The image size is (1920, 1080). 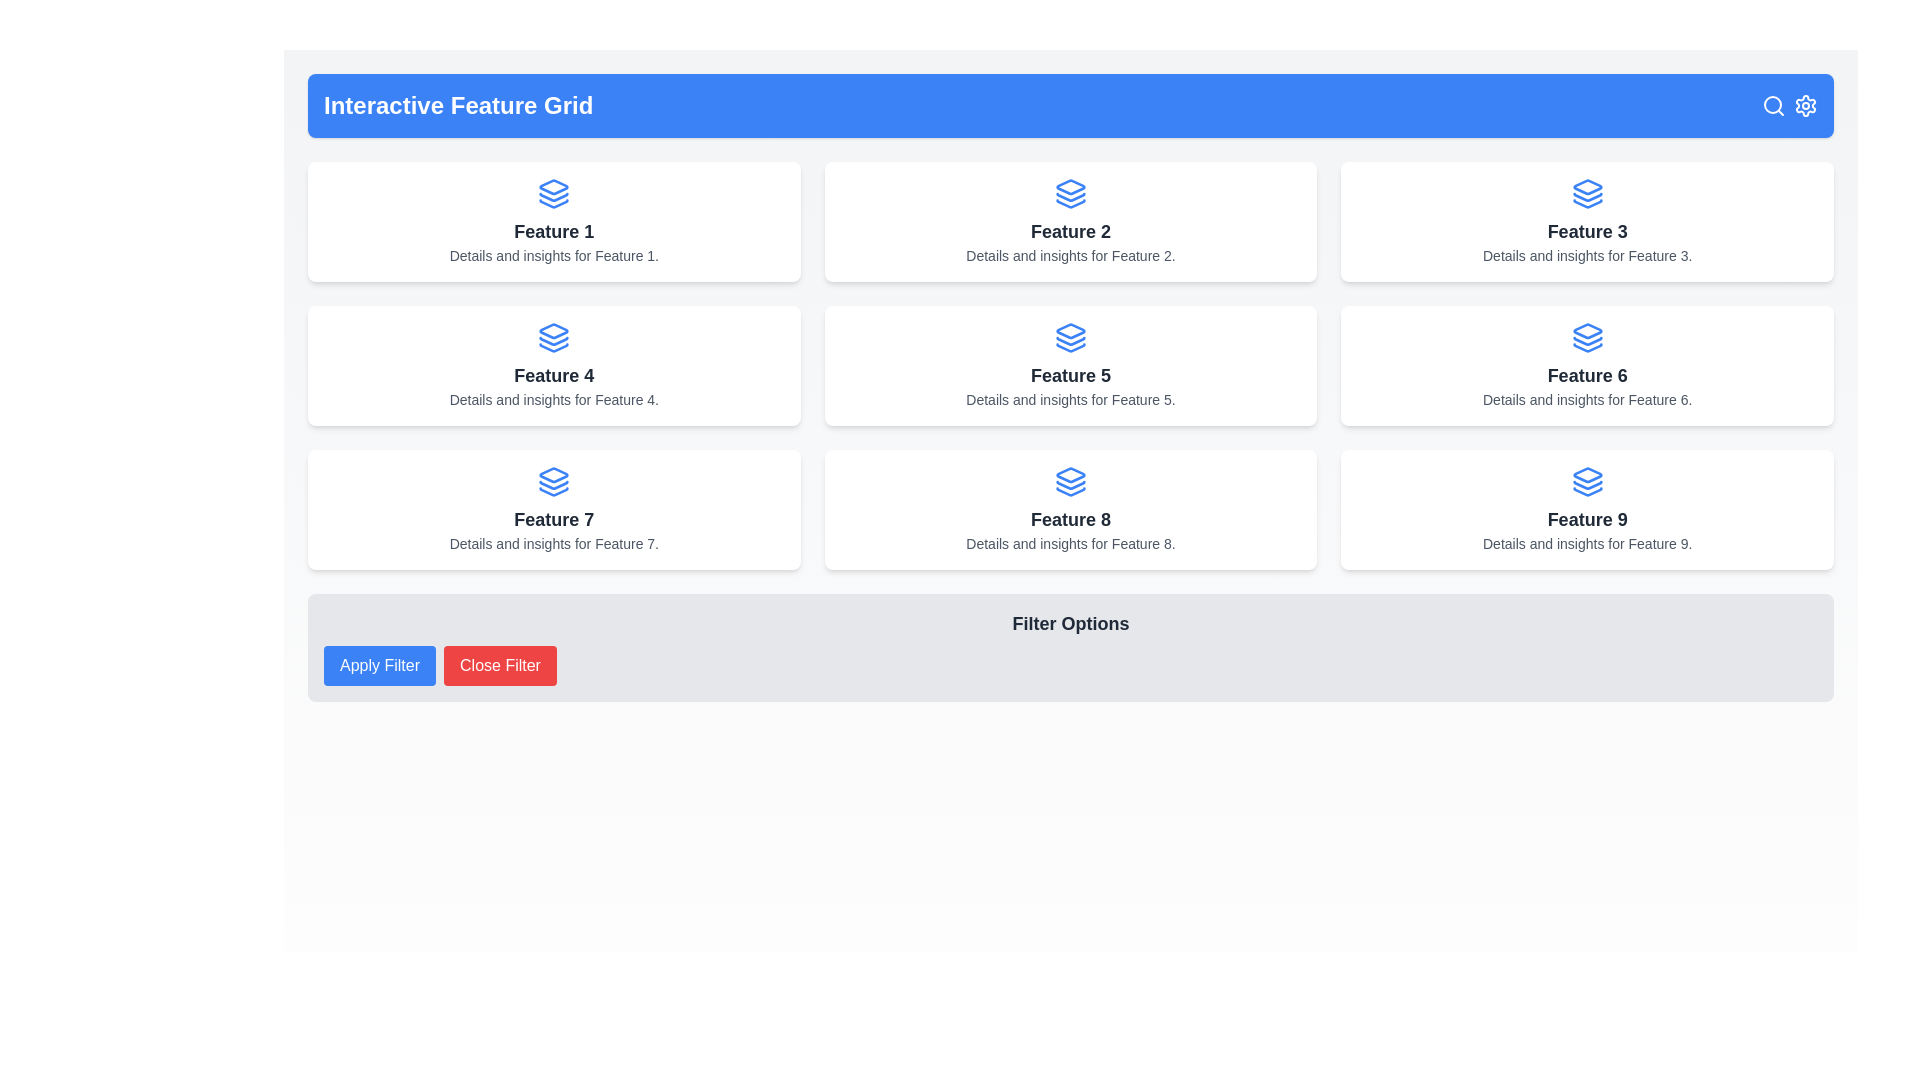 I want to click on the blue 'Apply Filter' button with rounded edges, so click(x=379, y=666).